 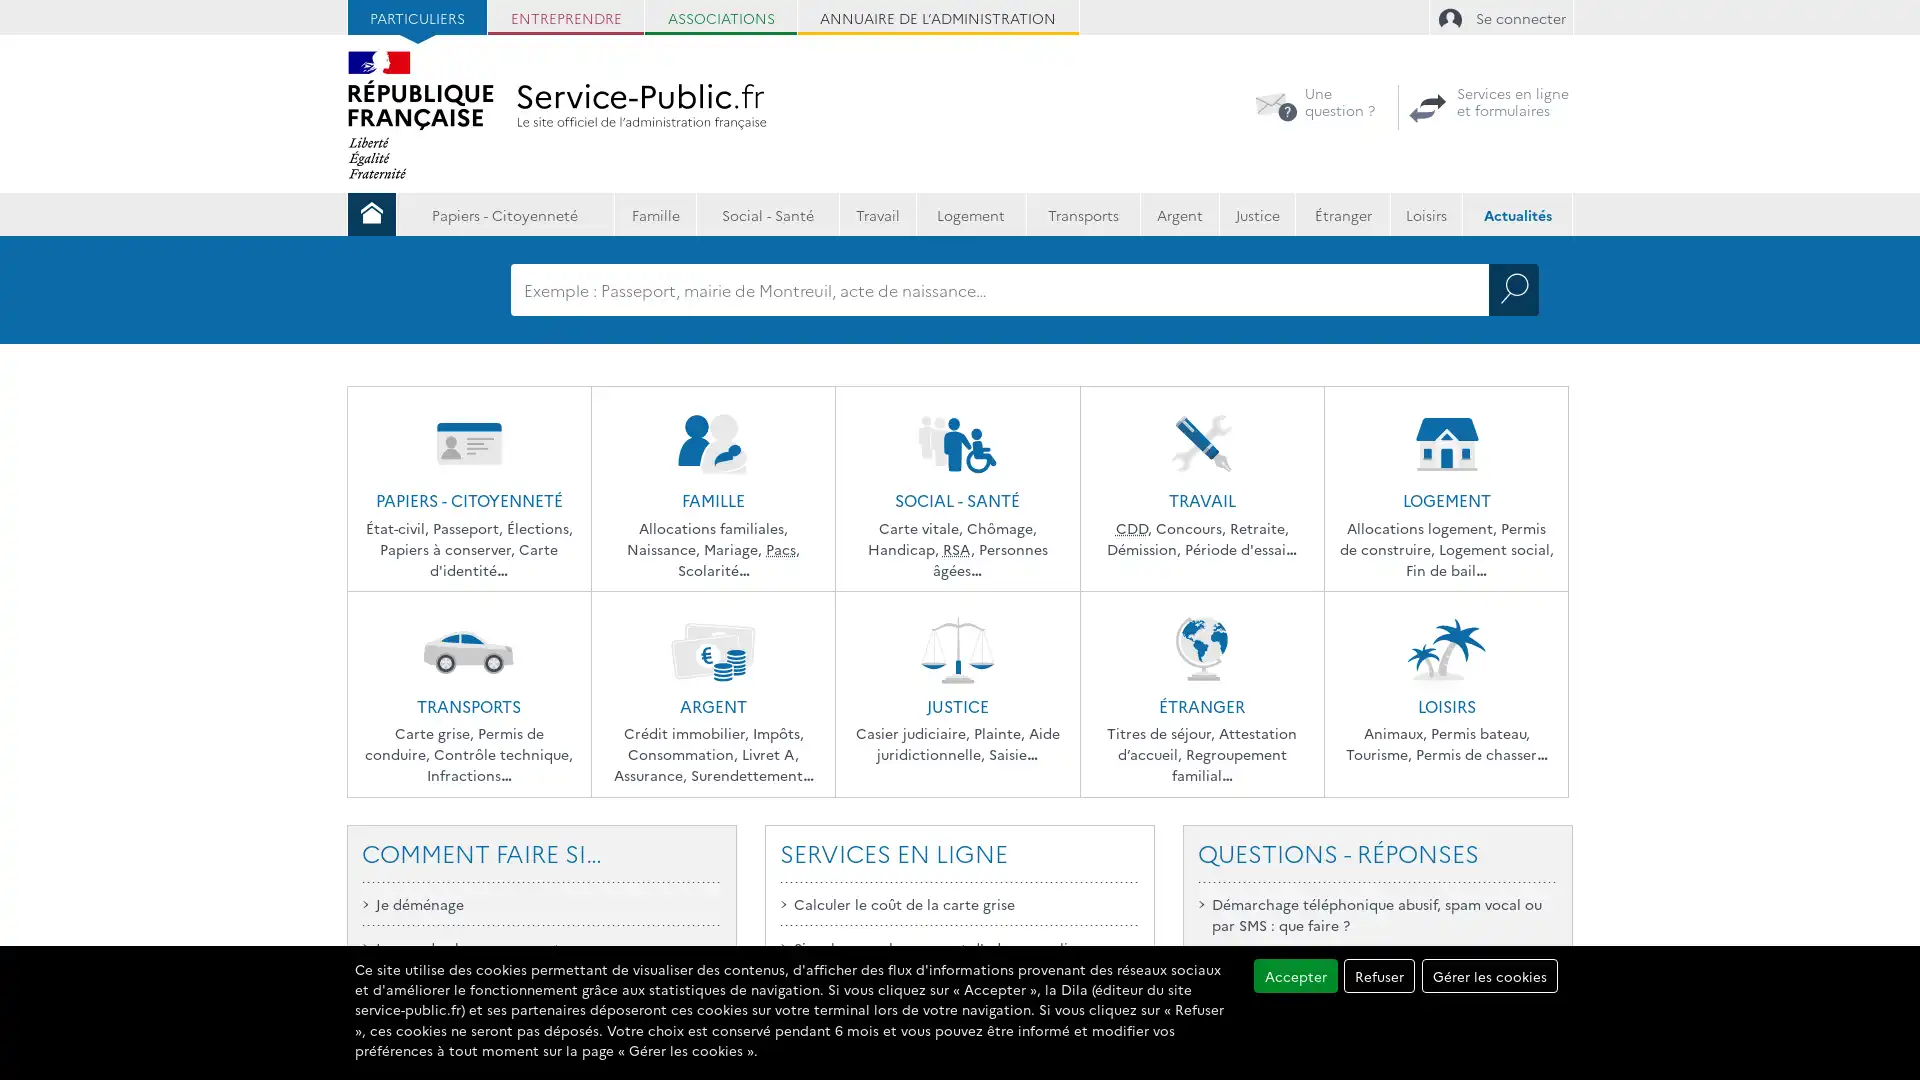 What do you see at coordinates (504, 213) in the screenshot?
I see `Papiers - Citoyennete` at bounding box center [504, 213].